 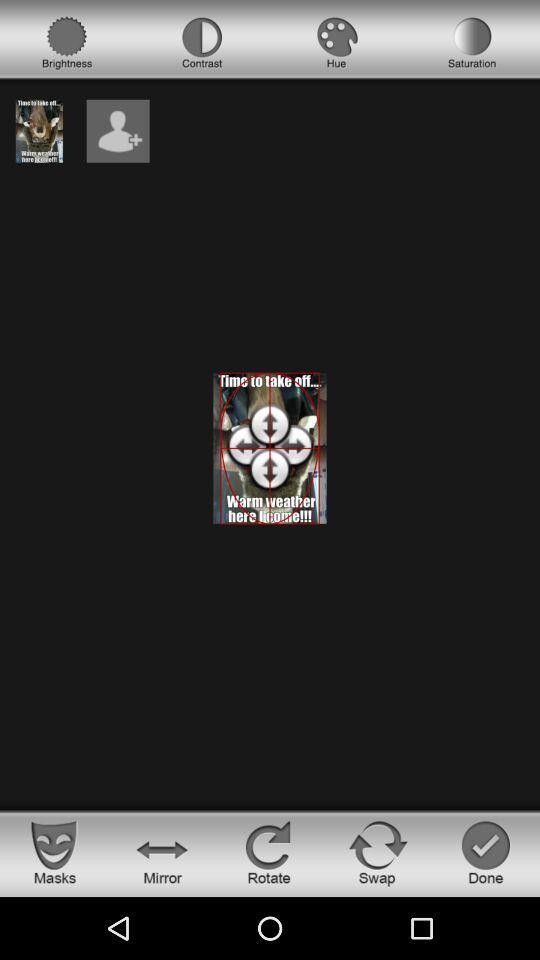 I want to click on the item at the top right corner, so click(x=472, y=42).